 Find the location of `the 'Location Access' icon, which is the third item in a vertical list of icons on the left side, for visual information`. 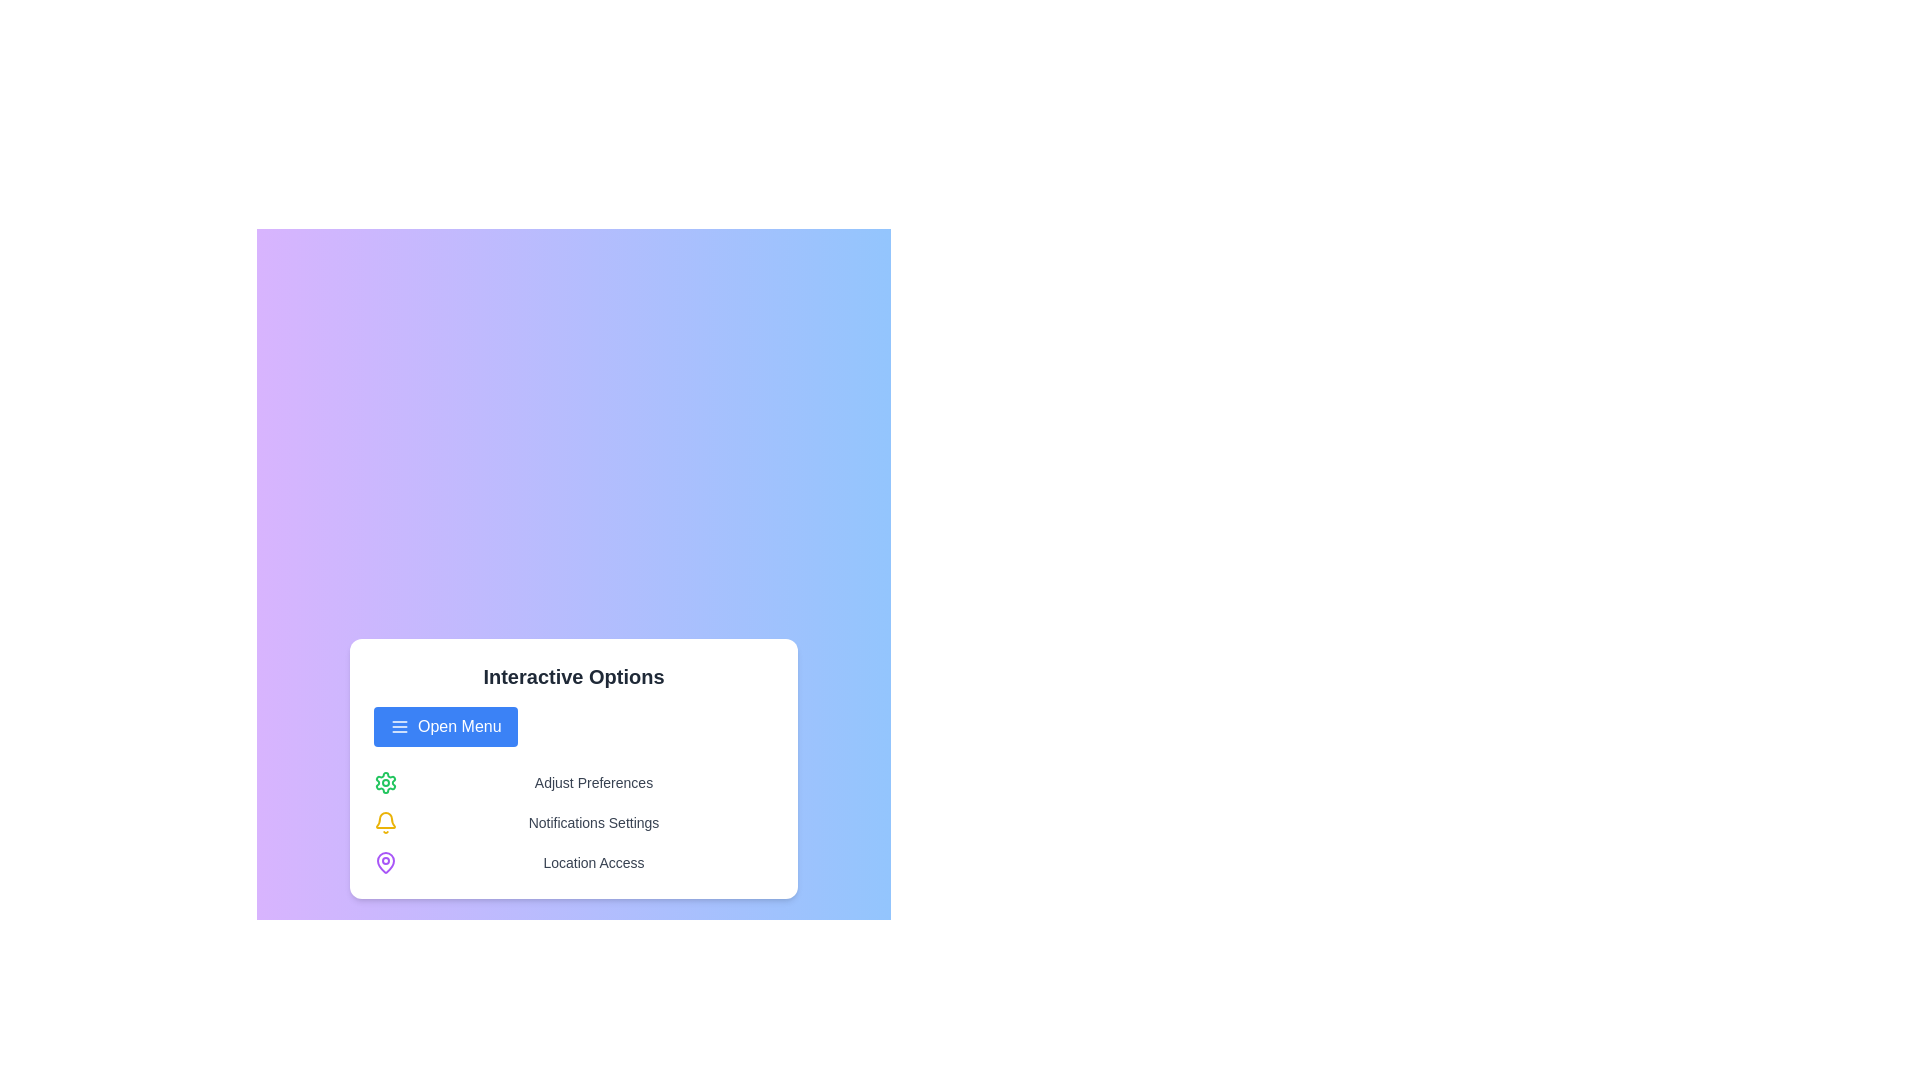

the 'Location Access' icon, which is the third item in a vertical list of icons on the left side, for visual information is located at coordinates (385, 862).